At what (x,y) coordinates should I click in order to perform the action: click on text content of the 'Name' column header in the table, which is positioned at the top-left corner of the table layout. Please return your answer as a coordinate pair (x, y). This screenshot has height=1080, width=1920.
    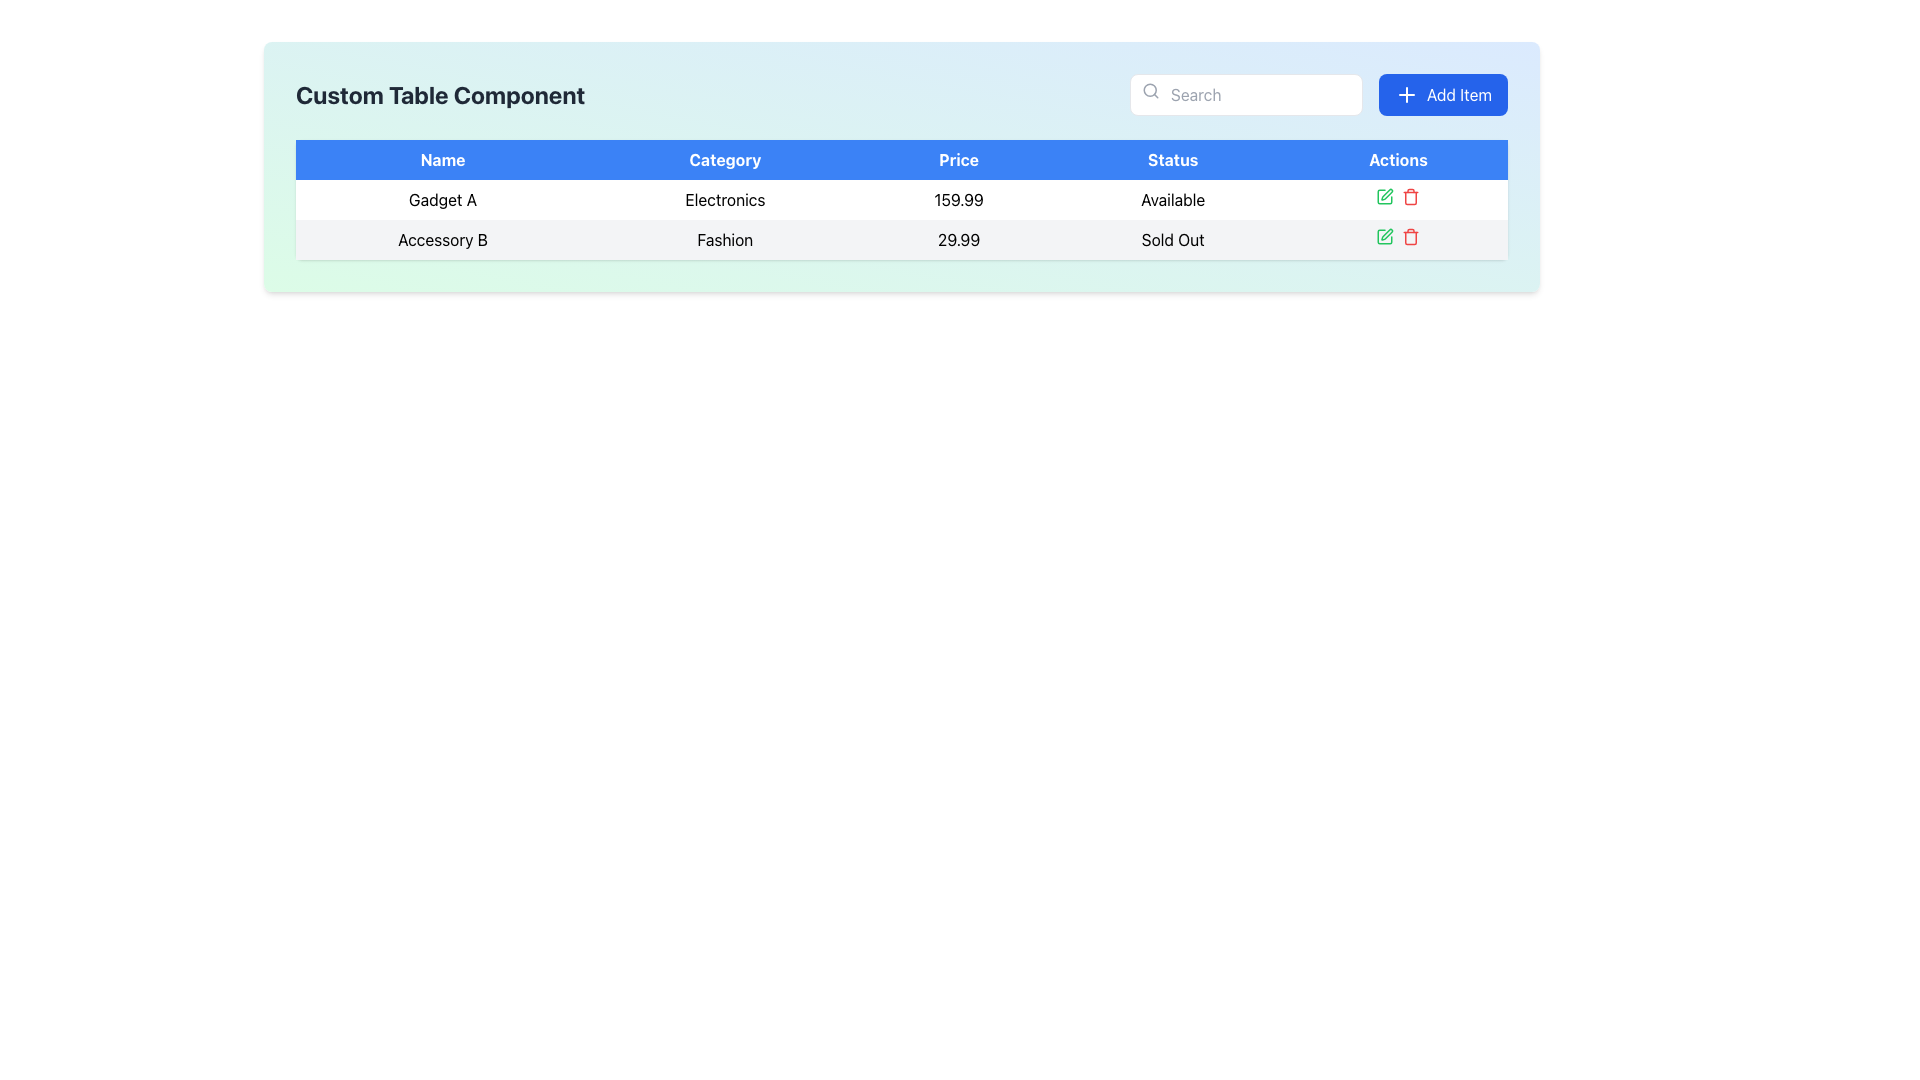
    Looking at the image, I should click on (442, 158).